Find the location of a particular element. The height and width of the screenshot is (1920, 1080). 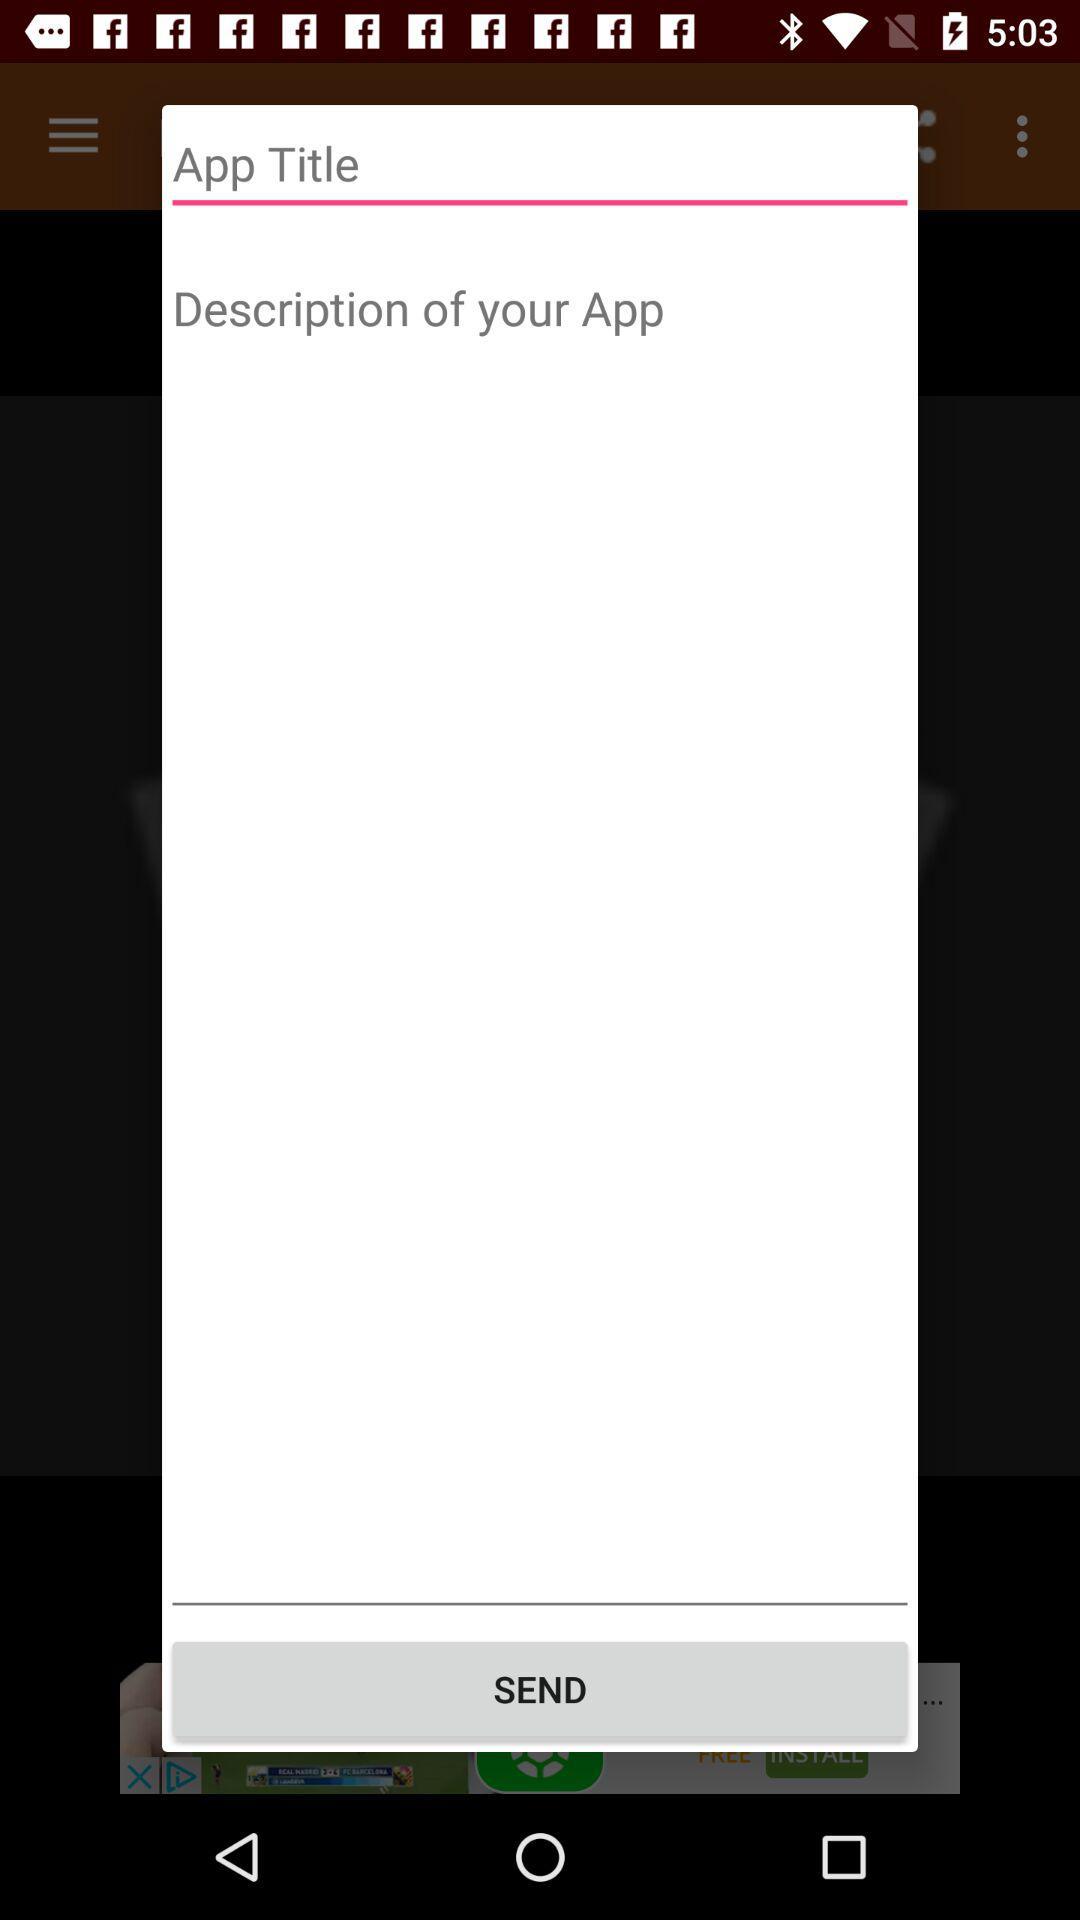

description of app is located at coordinates (540, 936).